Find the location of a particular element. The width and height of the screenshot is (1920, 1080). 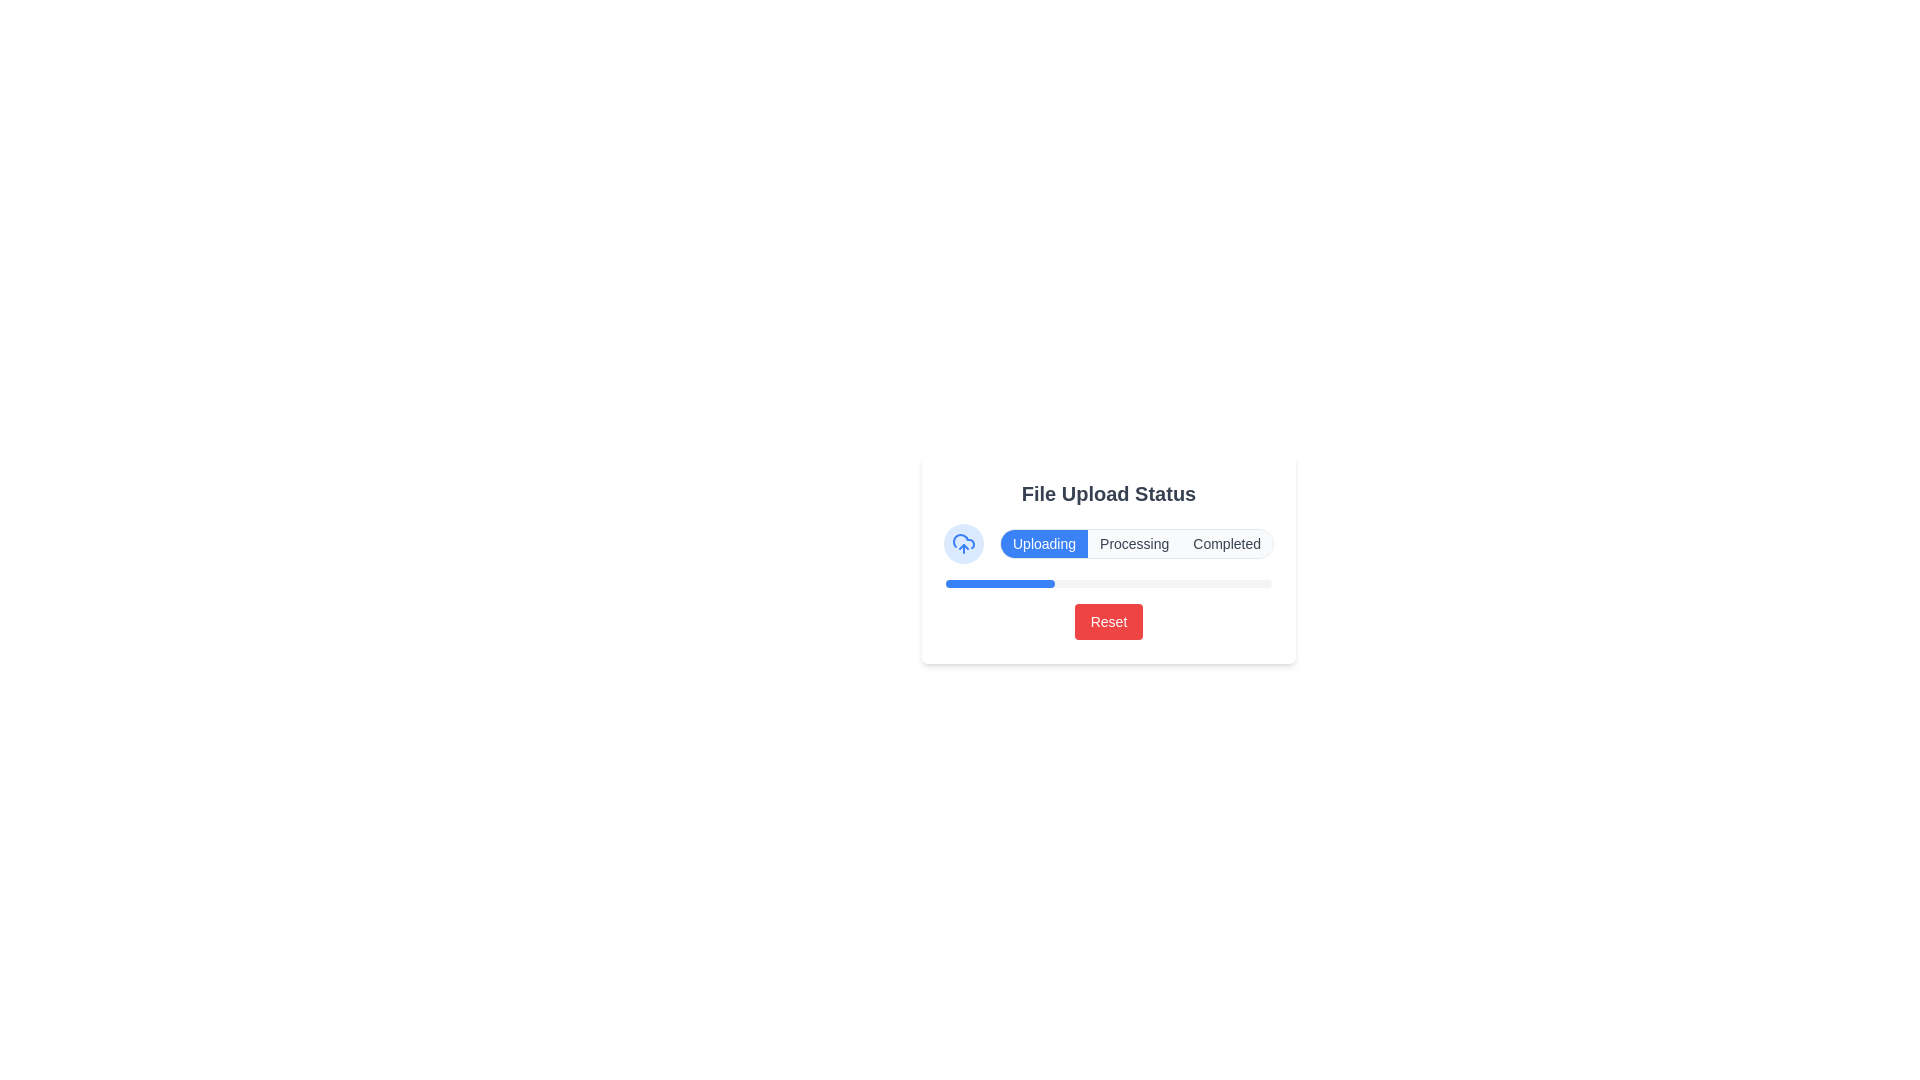

the static label indicating the status 'Completed', which is the third button in a horizontal set of status indicators is located at coordinates (1226, 543).